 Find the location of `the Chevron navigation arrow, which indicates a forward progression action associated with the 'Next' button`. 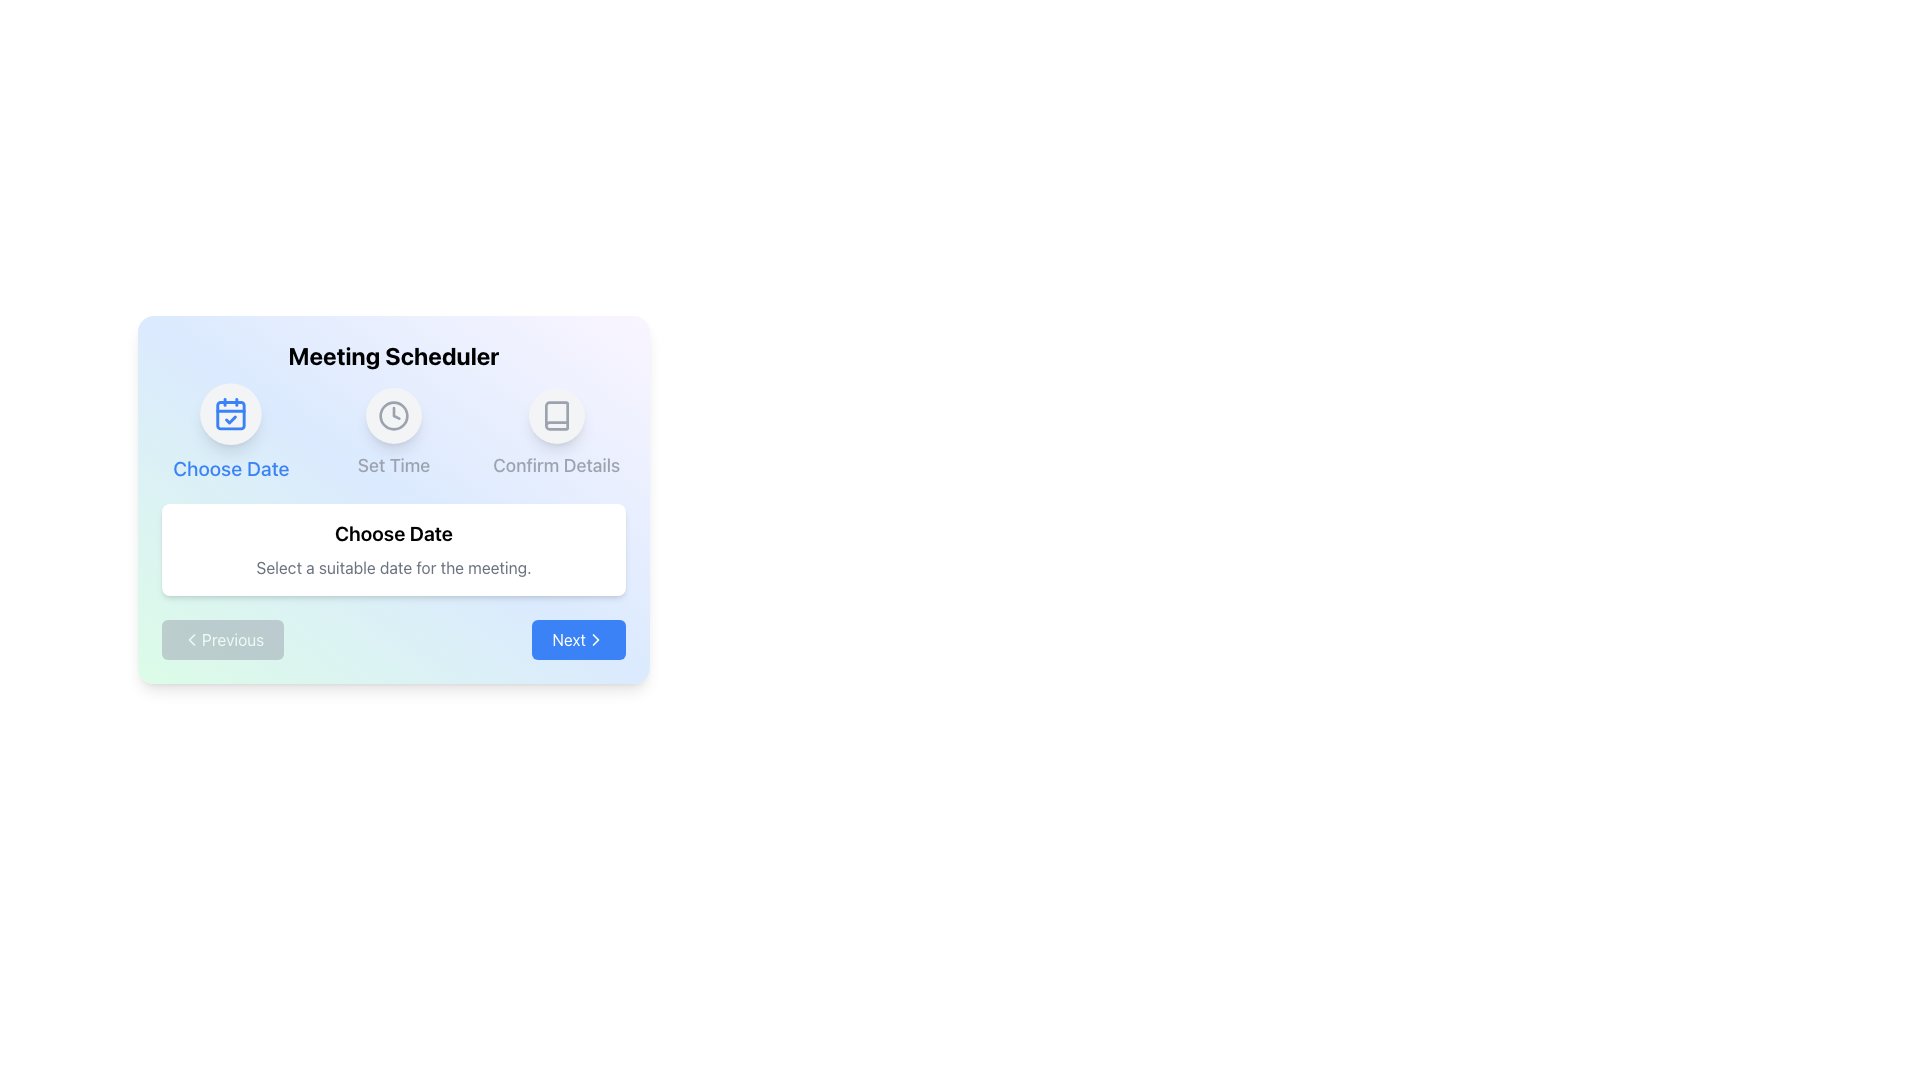

the Chevron navigation arrow, which indicates a forward progression action associated with the 'Next' button is located at coordinates (594, 640).